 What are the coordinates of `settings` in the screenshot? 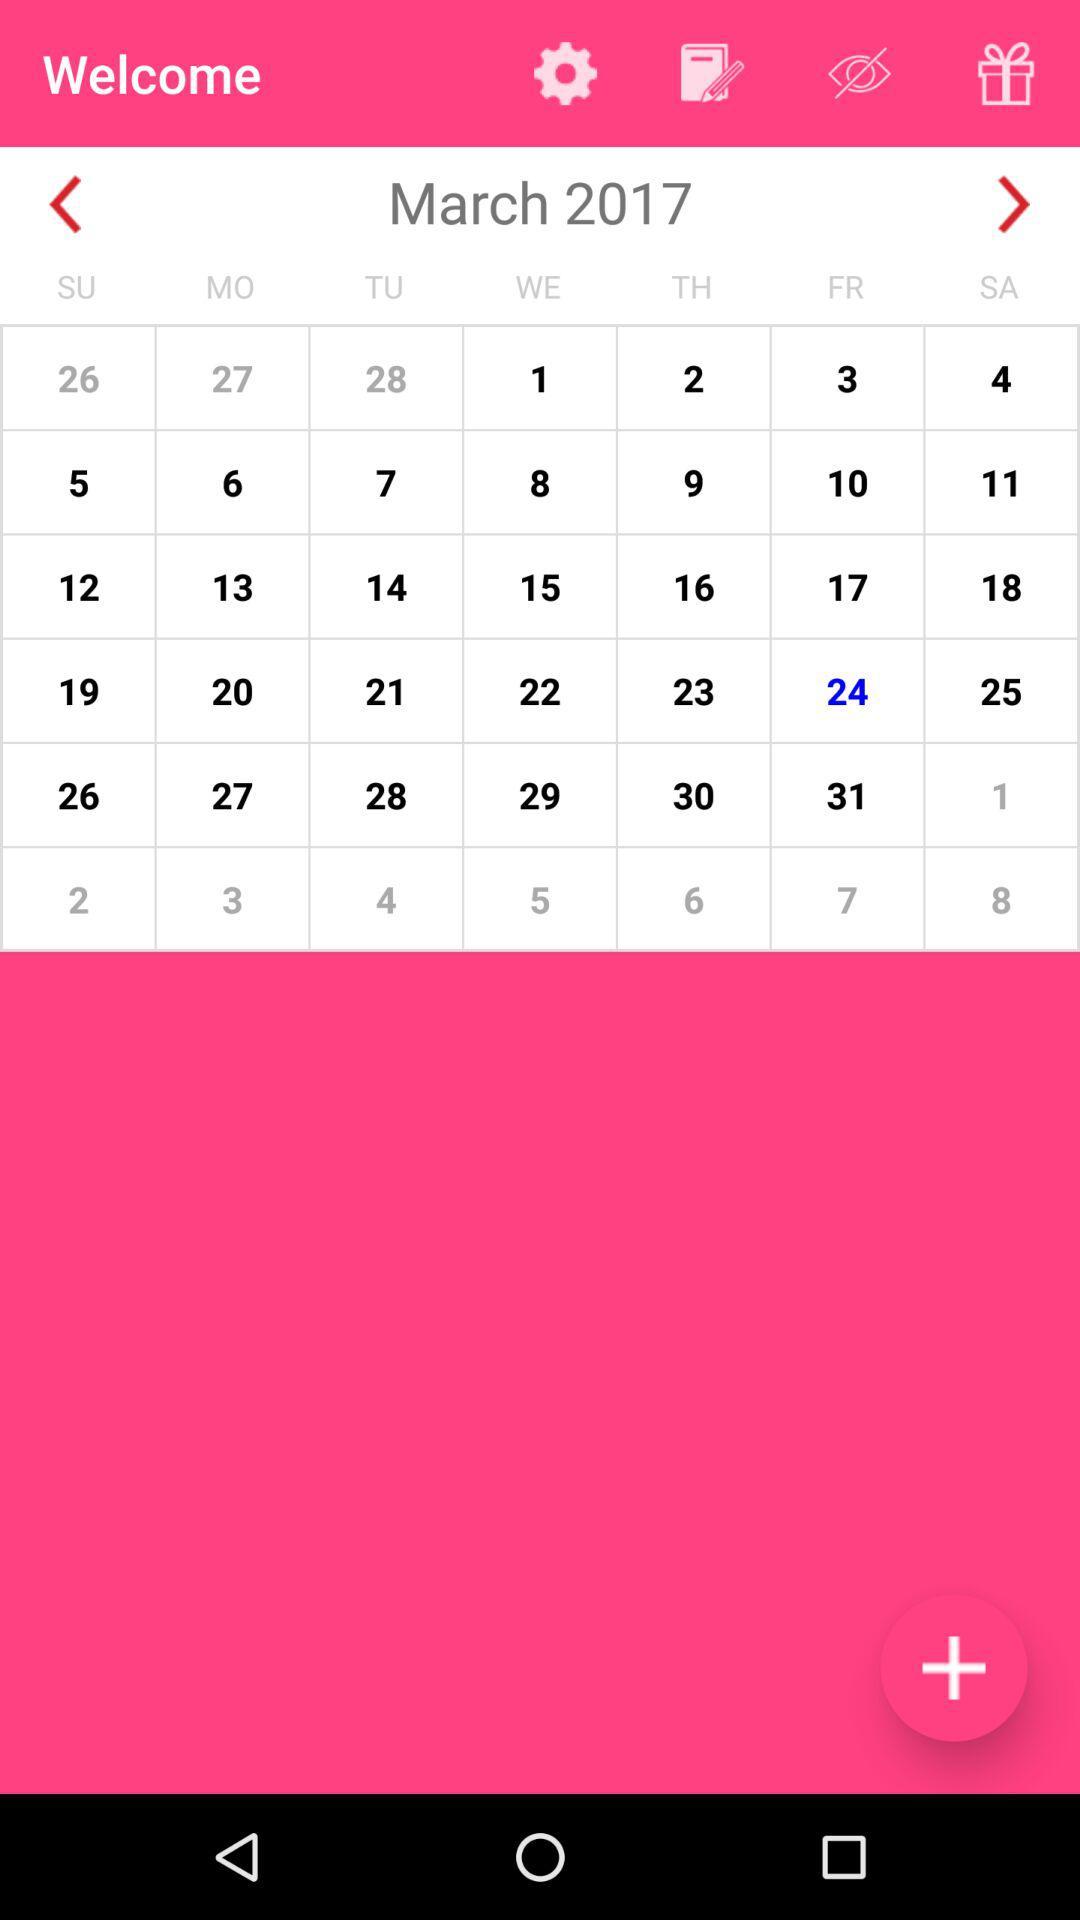 It's located at (565, 73).